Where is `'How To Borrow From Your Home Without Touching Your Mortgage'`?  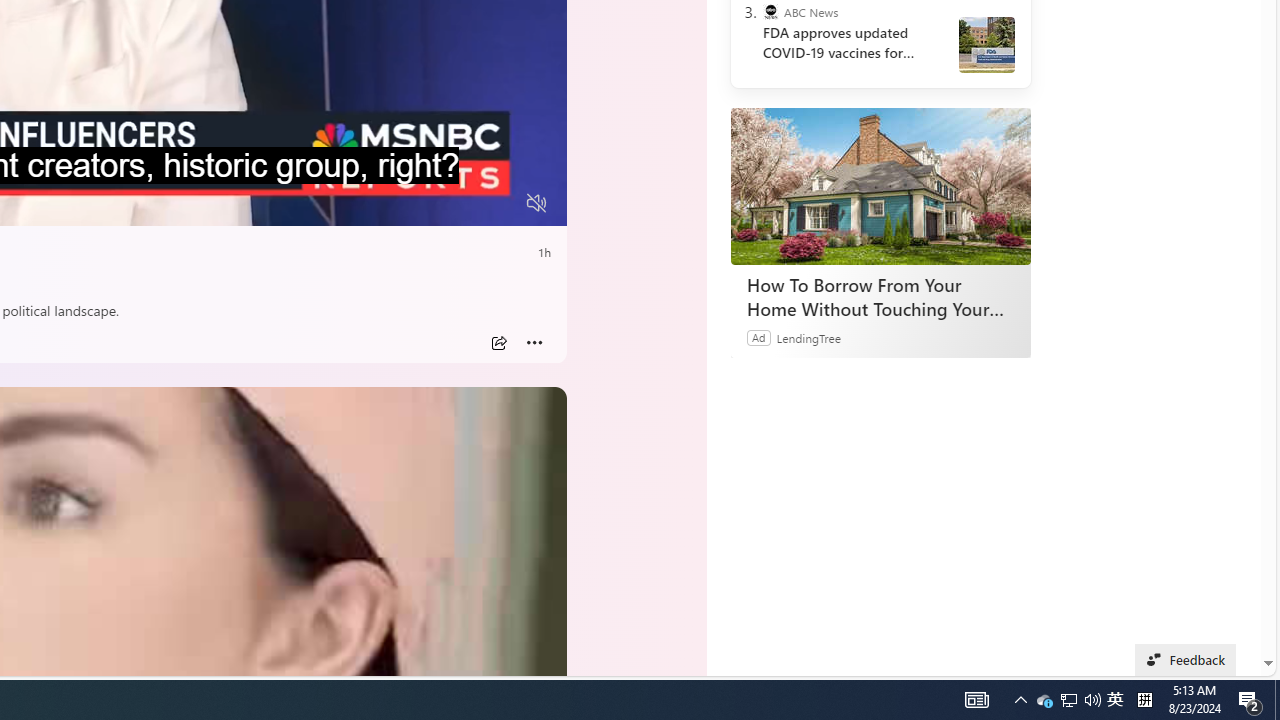 'How To Borrow From Your Home Without Touching Your Mortgage' is located at coordinates (880, 186).